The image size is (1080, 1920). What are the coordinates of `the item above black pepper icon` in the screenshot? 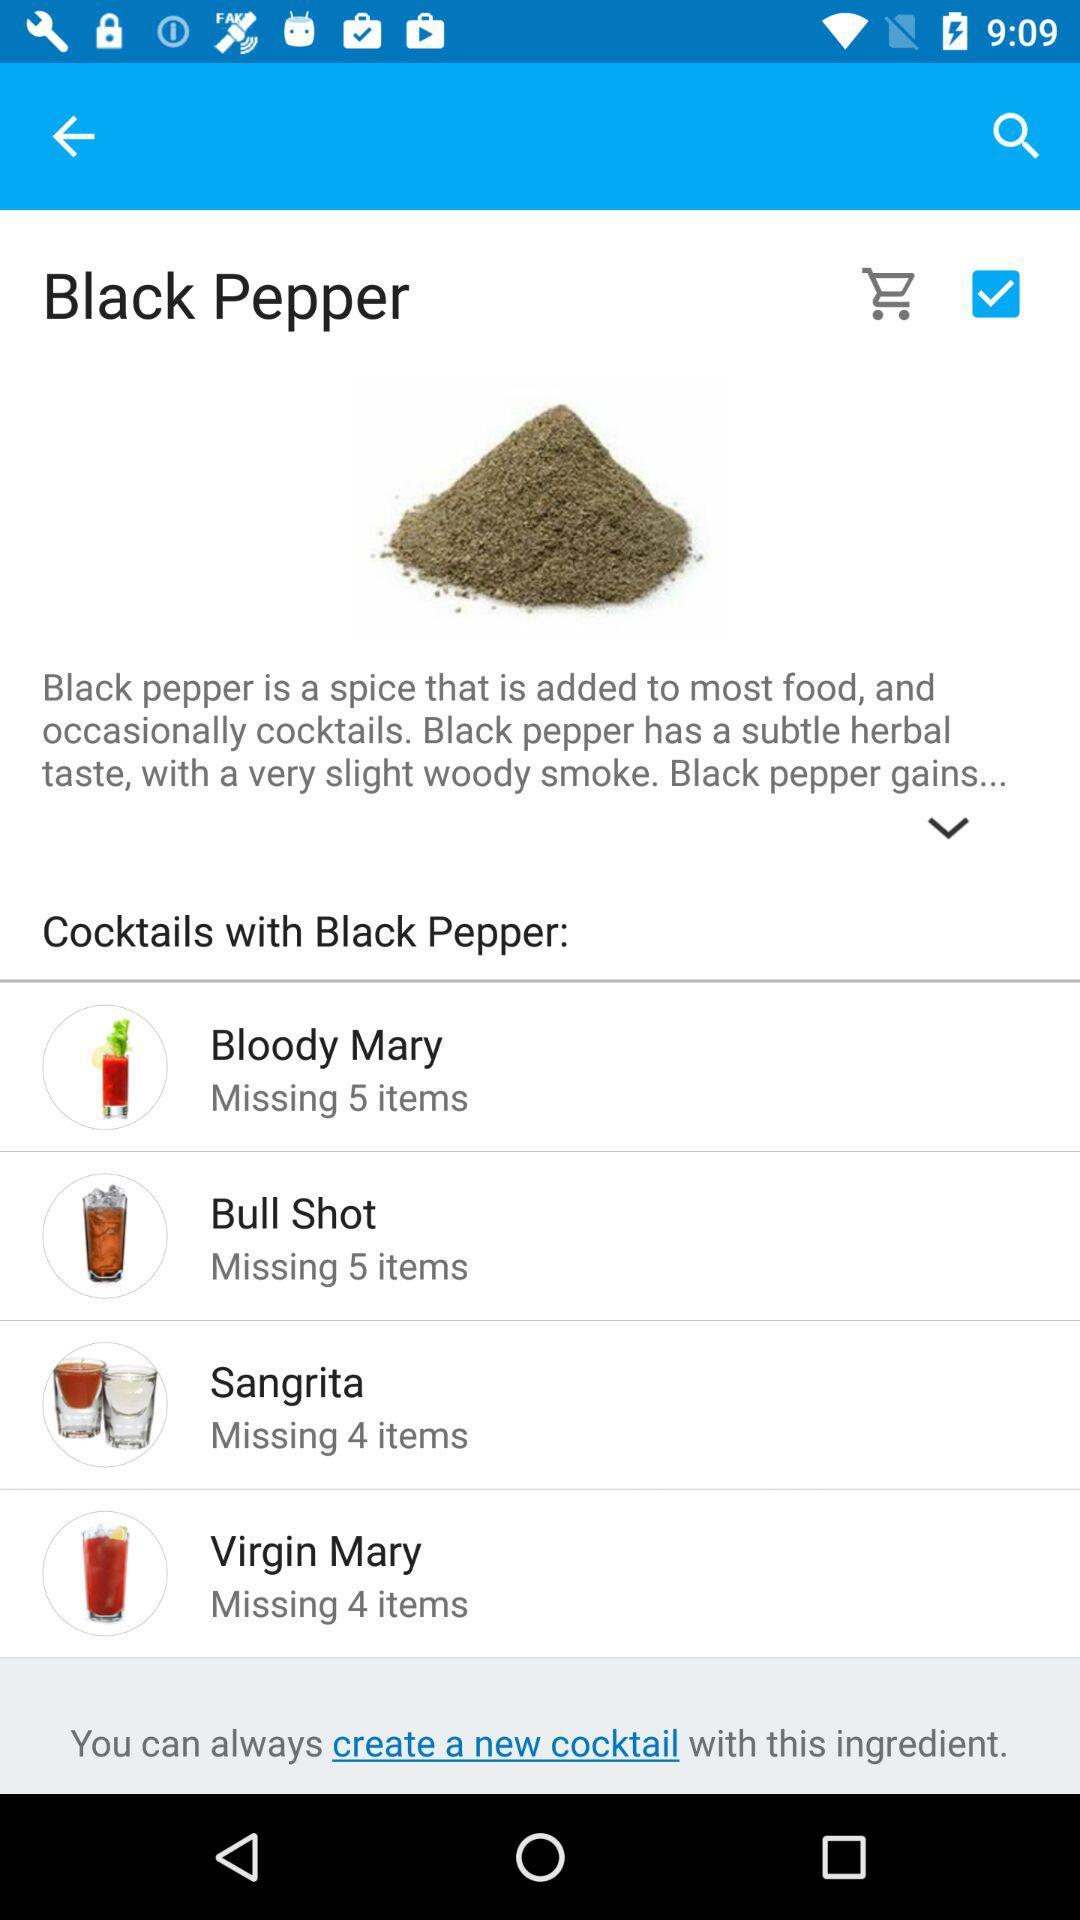 It's located at (72, 135).